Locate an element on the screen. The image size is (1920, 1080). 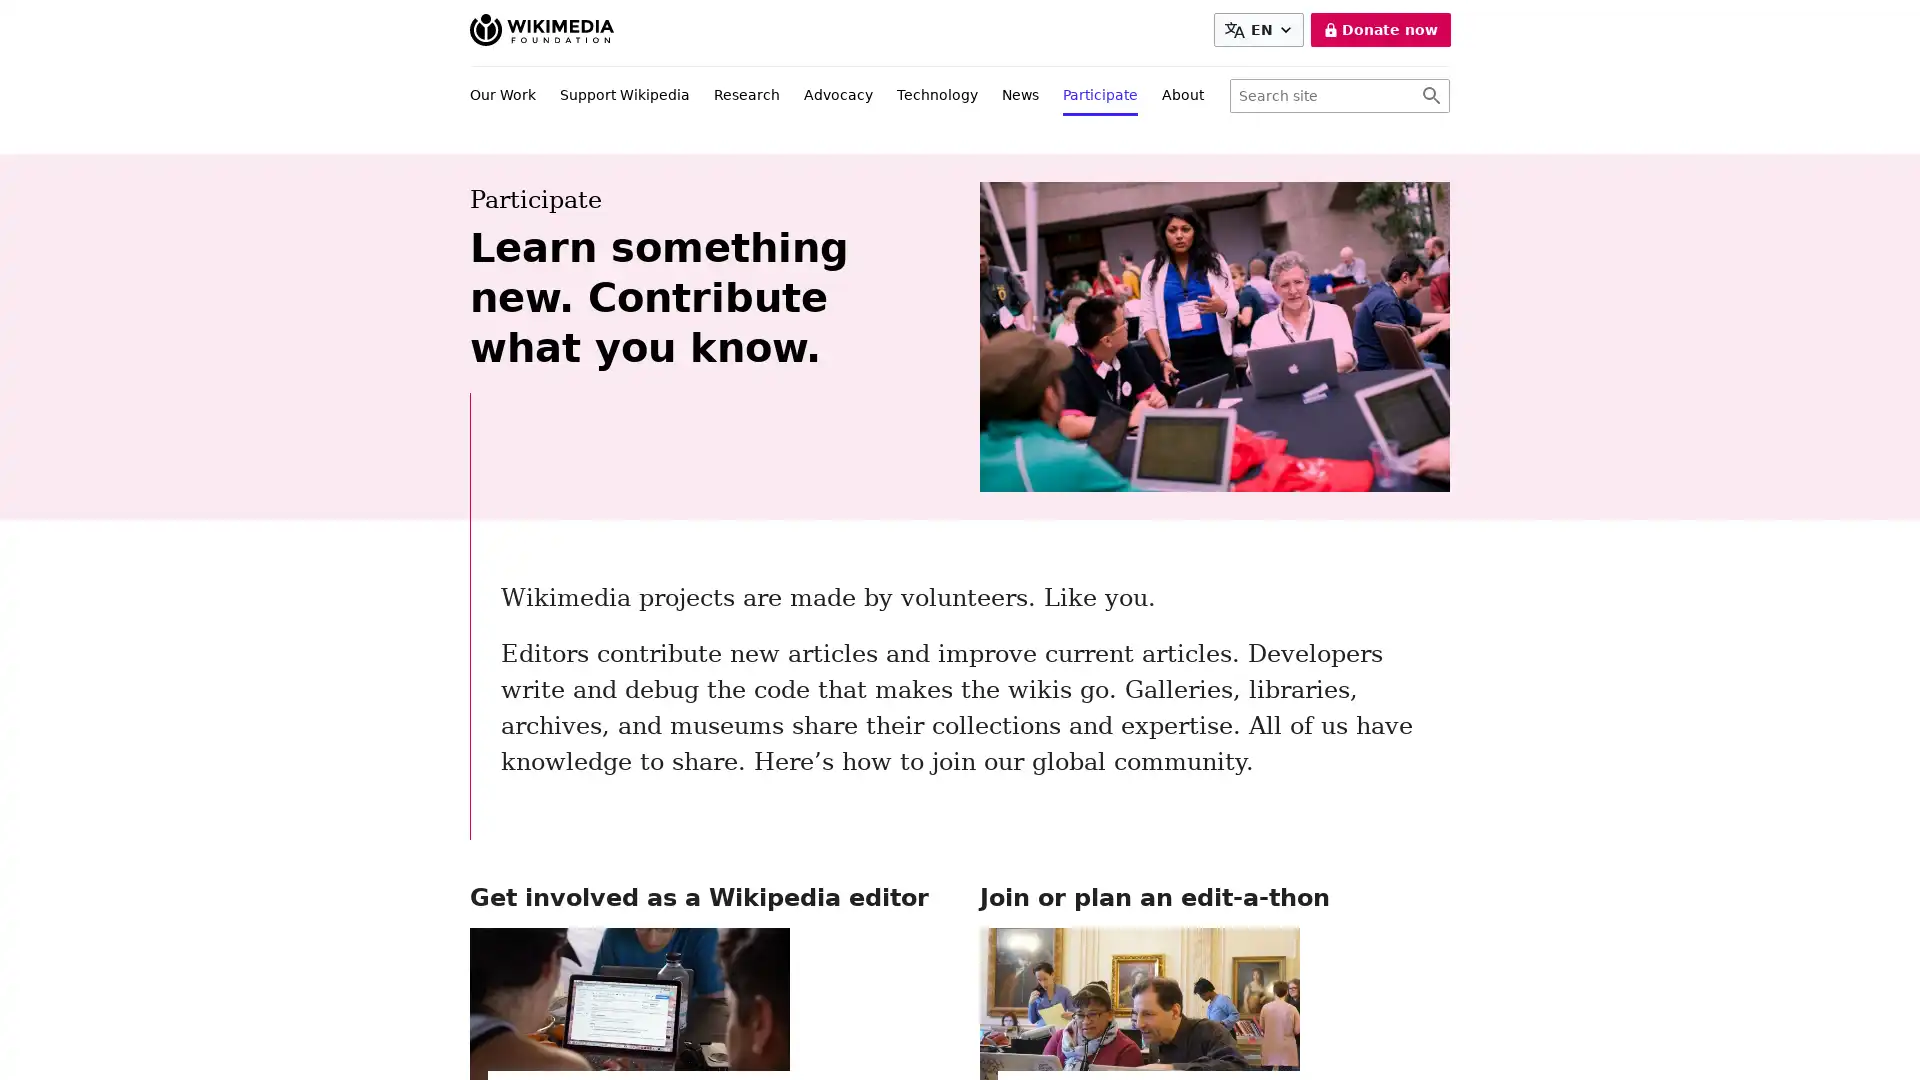
CURRENT LANGUAGE: EN is located at coordinates (1257, 30).